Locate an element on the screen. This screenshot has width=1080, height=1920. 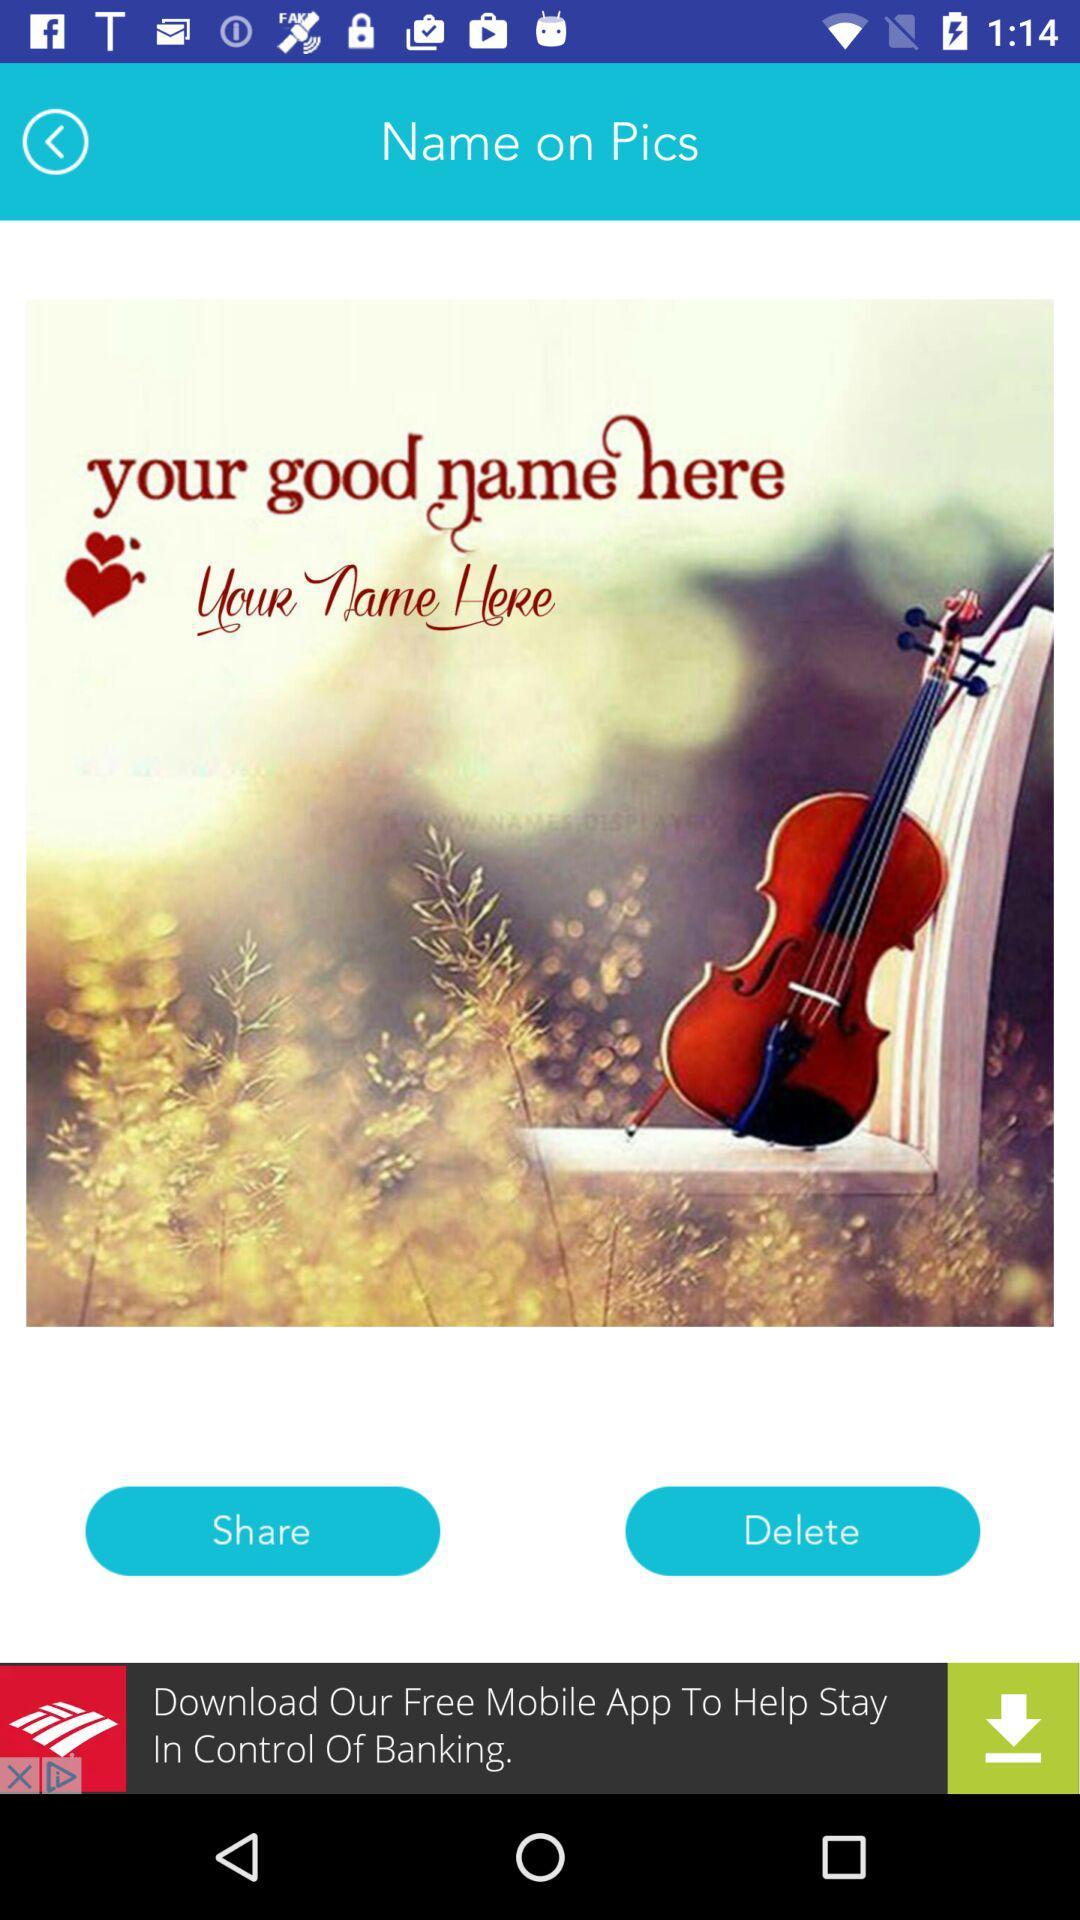
open bank of america app page is located at coordinates (540, 1727).